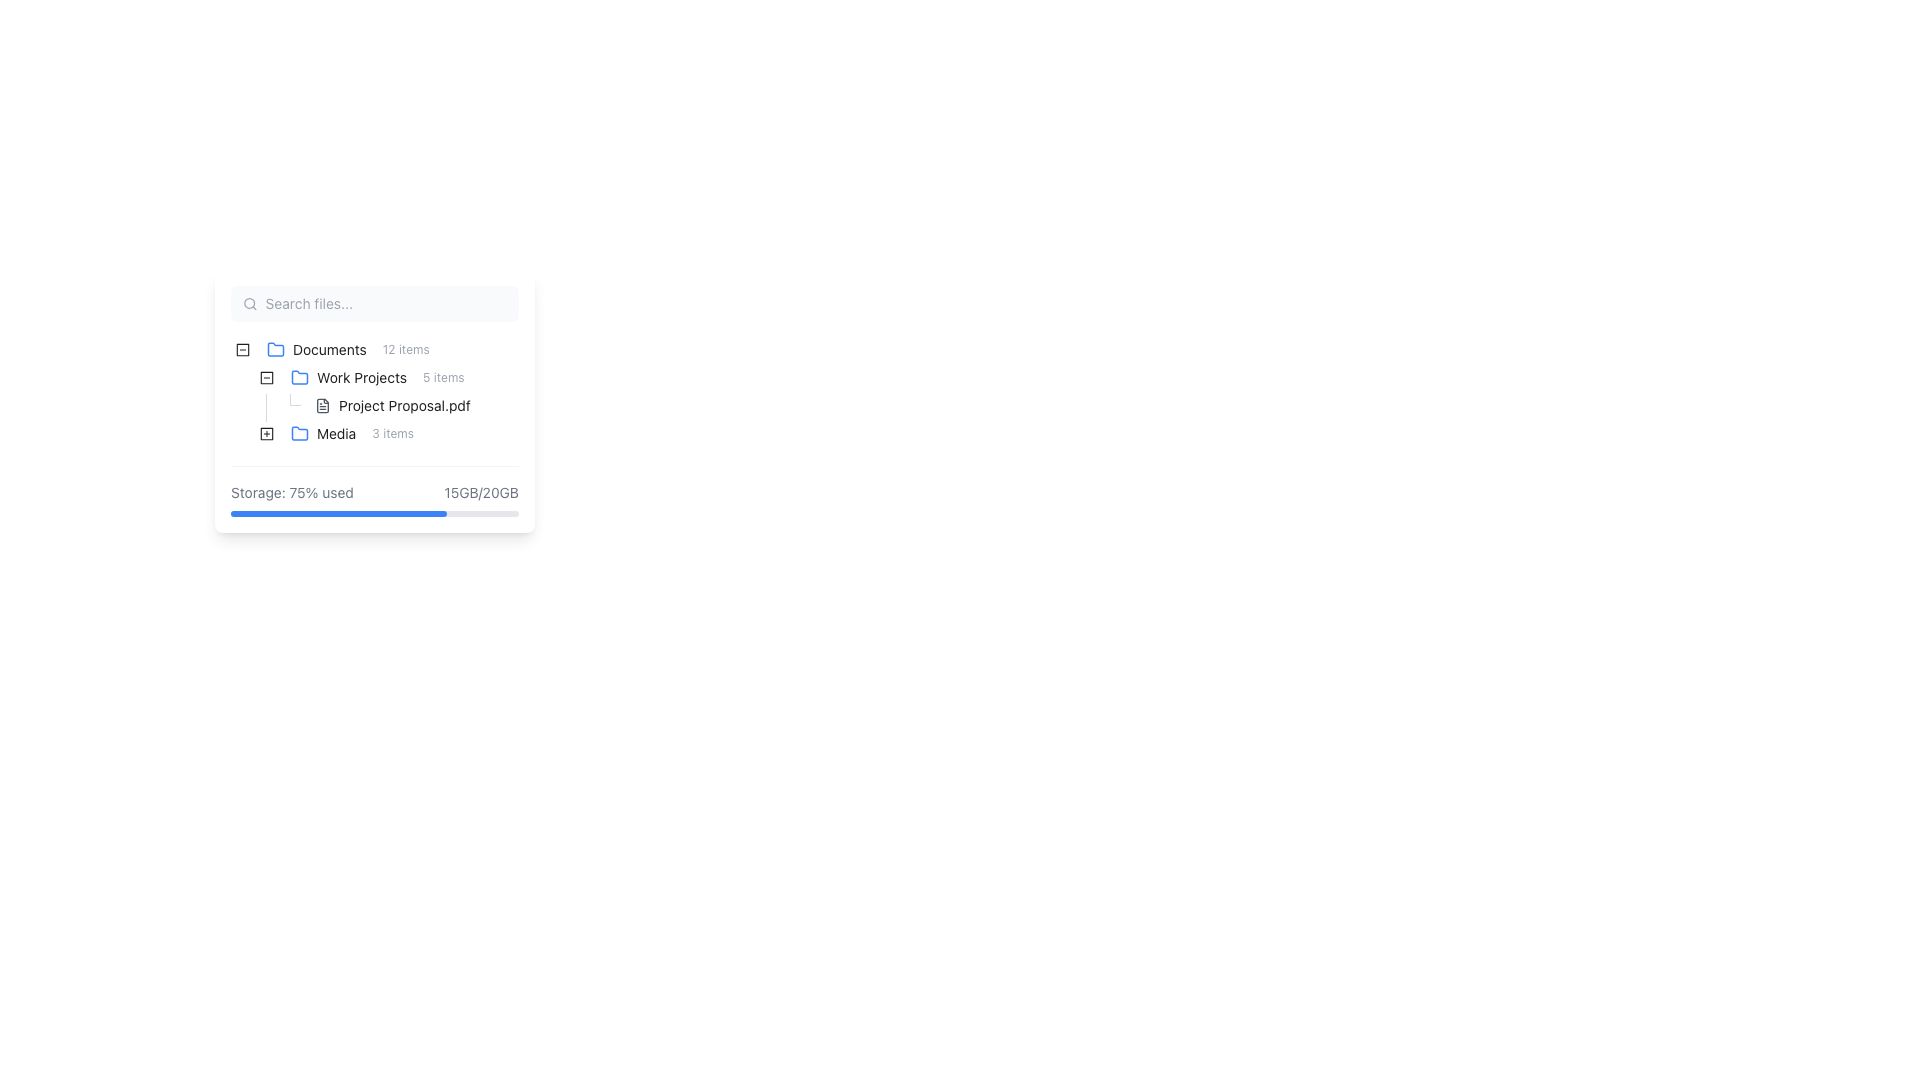  What do you see at coordinates (266, 433) in the screenshot?
I see `the plus sign icon within a square` at bounding box center [266, 433].